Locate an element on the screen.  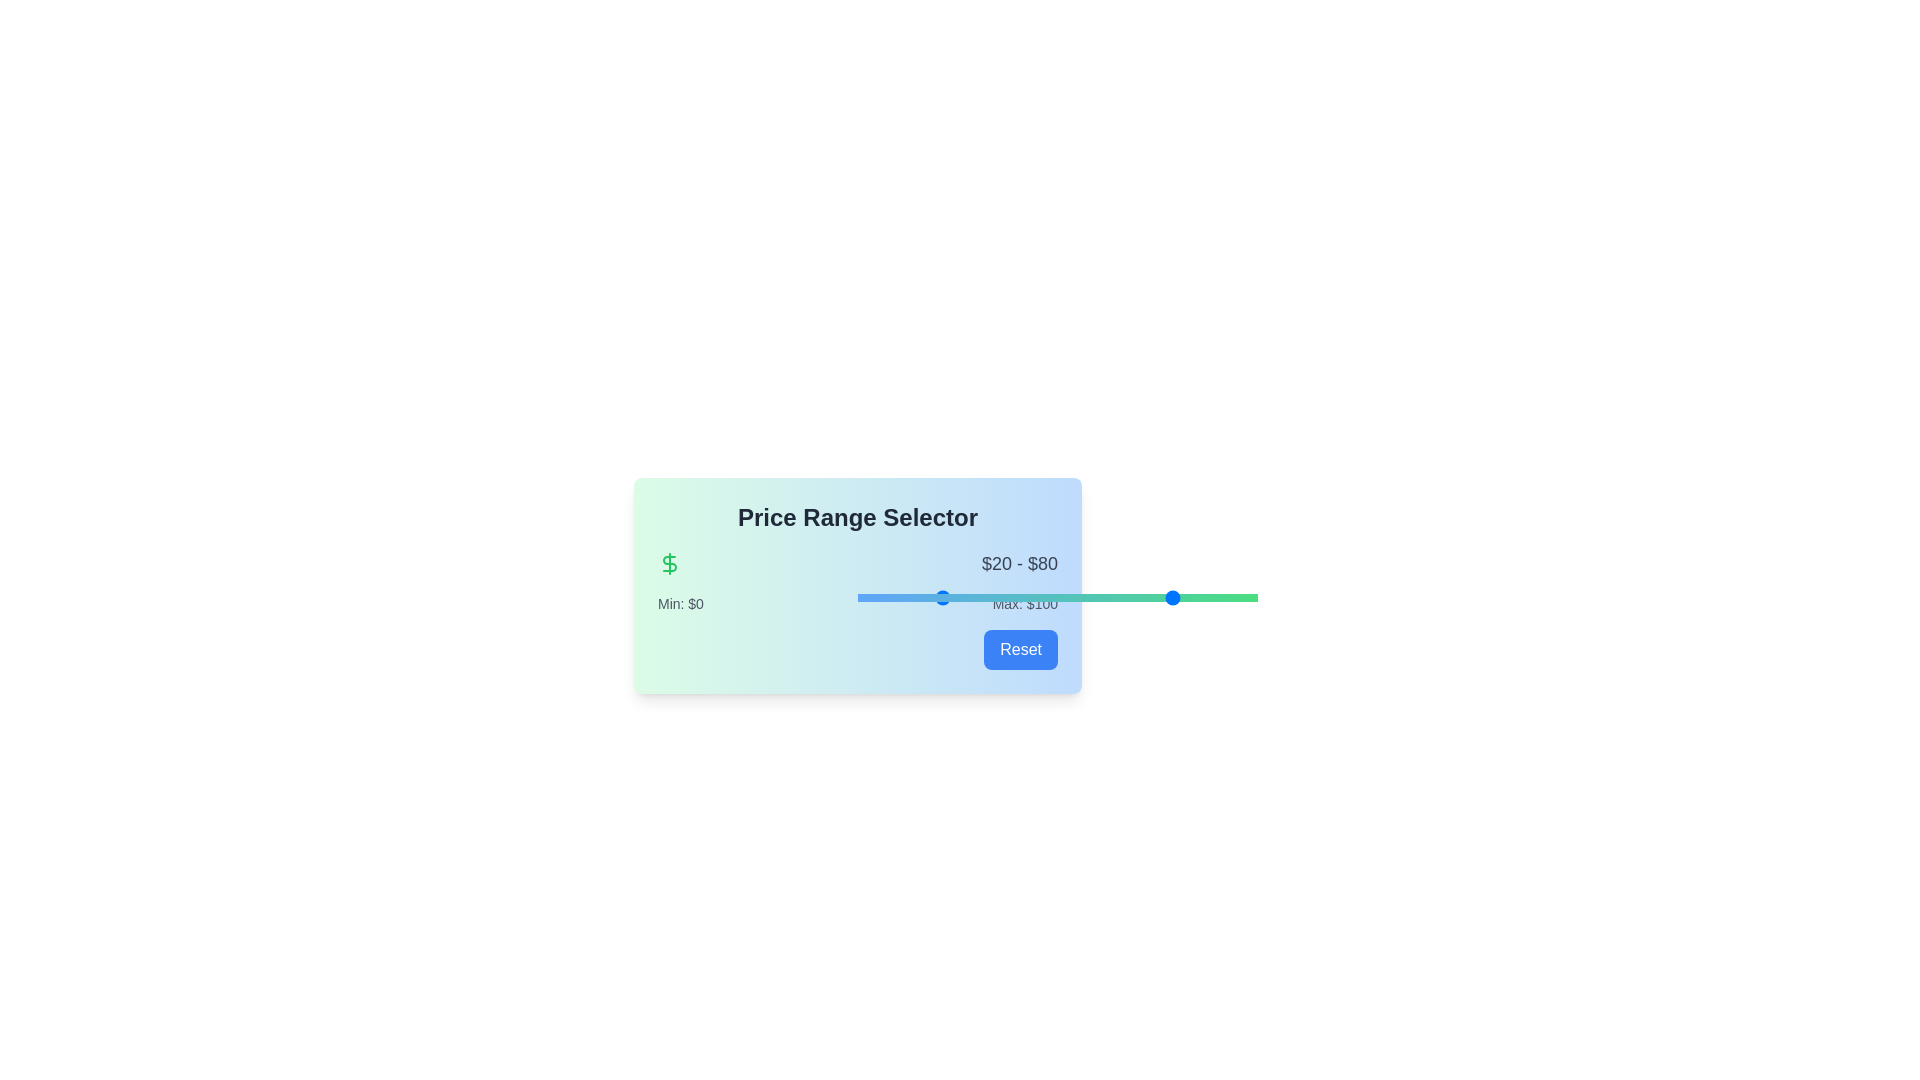
the horizontal slider with a gradient-colored background located within the 'Price Range Selector' panel, beneath the '$20 - $80' indicators is located at coordinates (1056, 596).